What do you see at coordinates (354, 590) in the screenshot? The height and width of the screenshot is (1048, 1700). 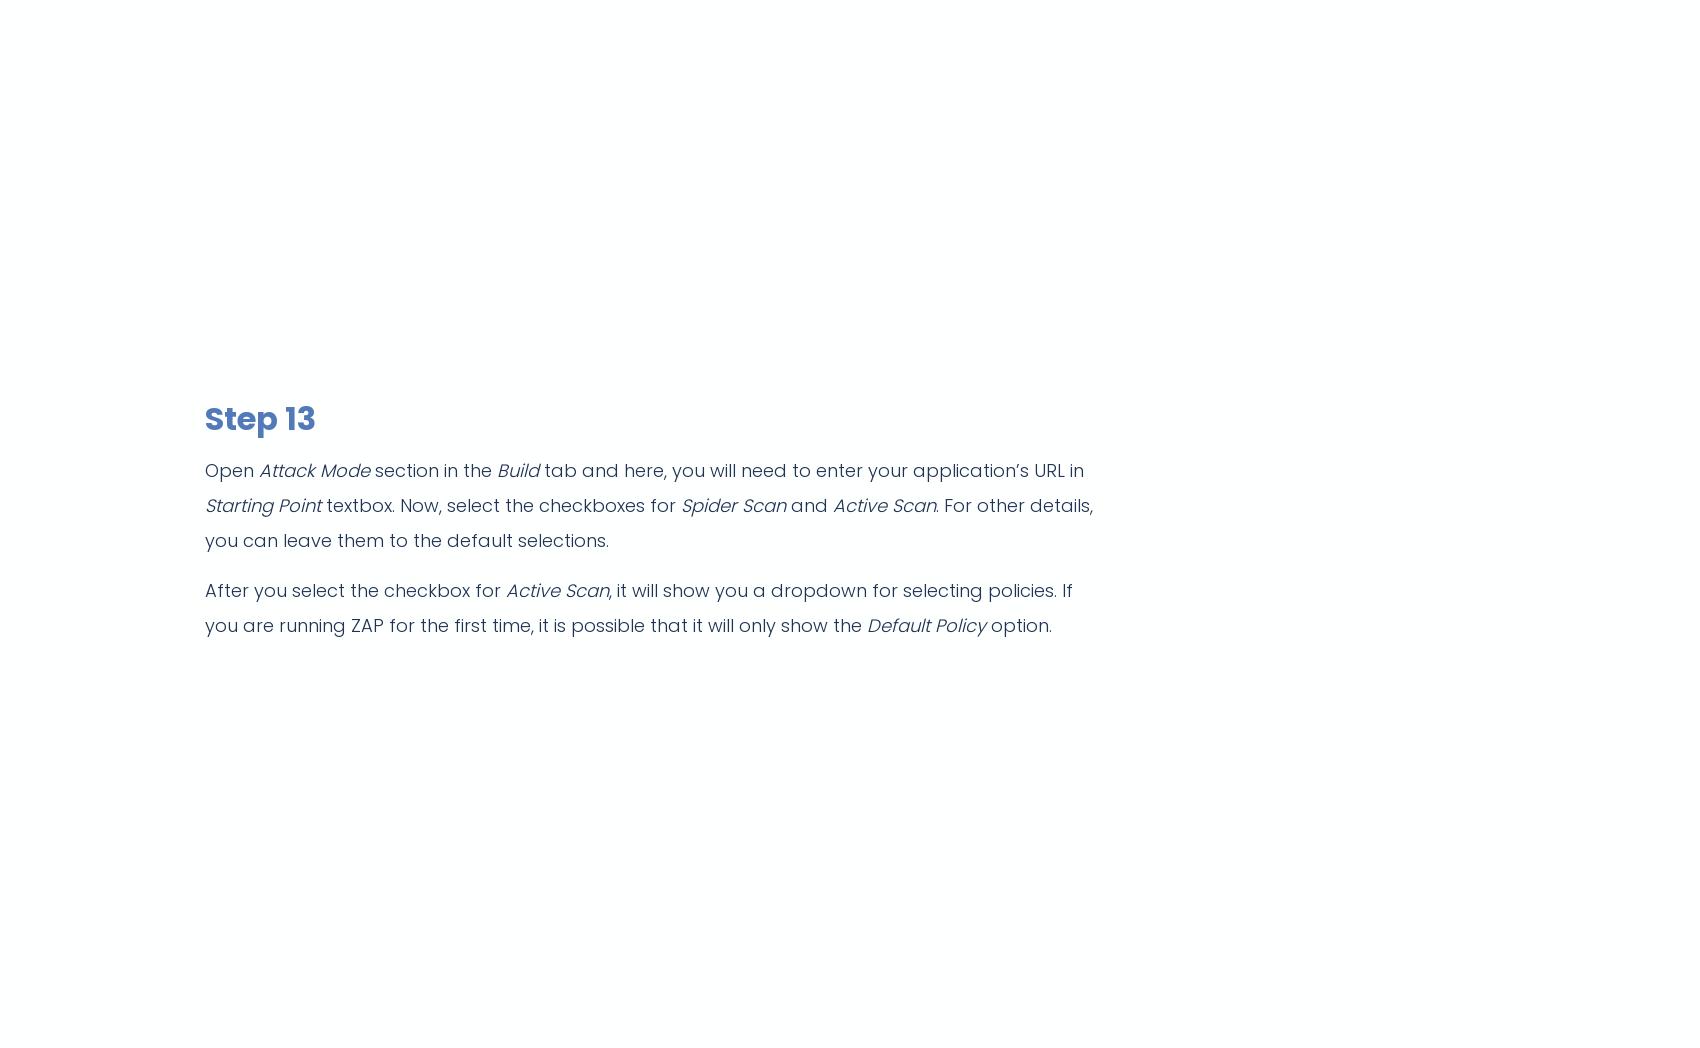 I see `'After you select the checkbox for'` at bounding box center [354, 590].